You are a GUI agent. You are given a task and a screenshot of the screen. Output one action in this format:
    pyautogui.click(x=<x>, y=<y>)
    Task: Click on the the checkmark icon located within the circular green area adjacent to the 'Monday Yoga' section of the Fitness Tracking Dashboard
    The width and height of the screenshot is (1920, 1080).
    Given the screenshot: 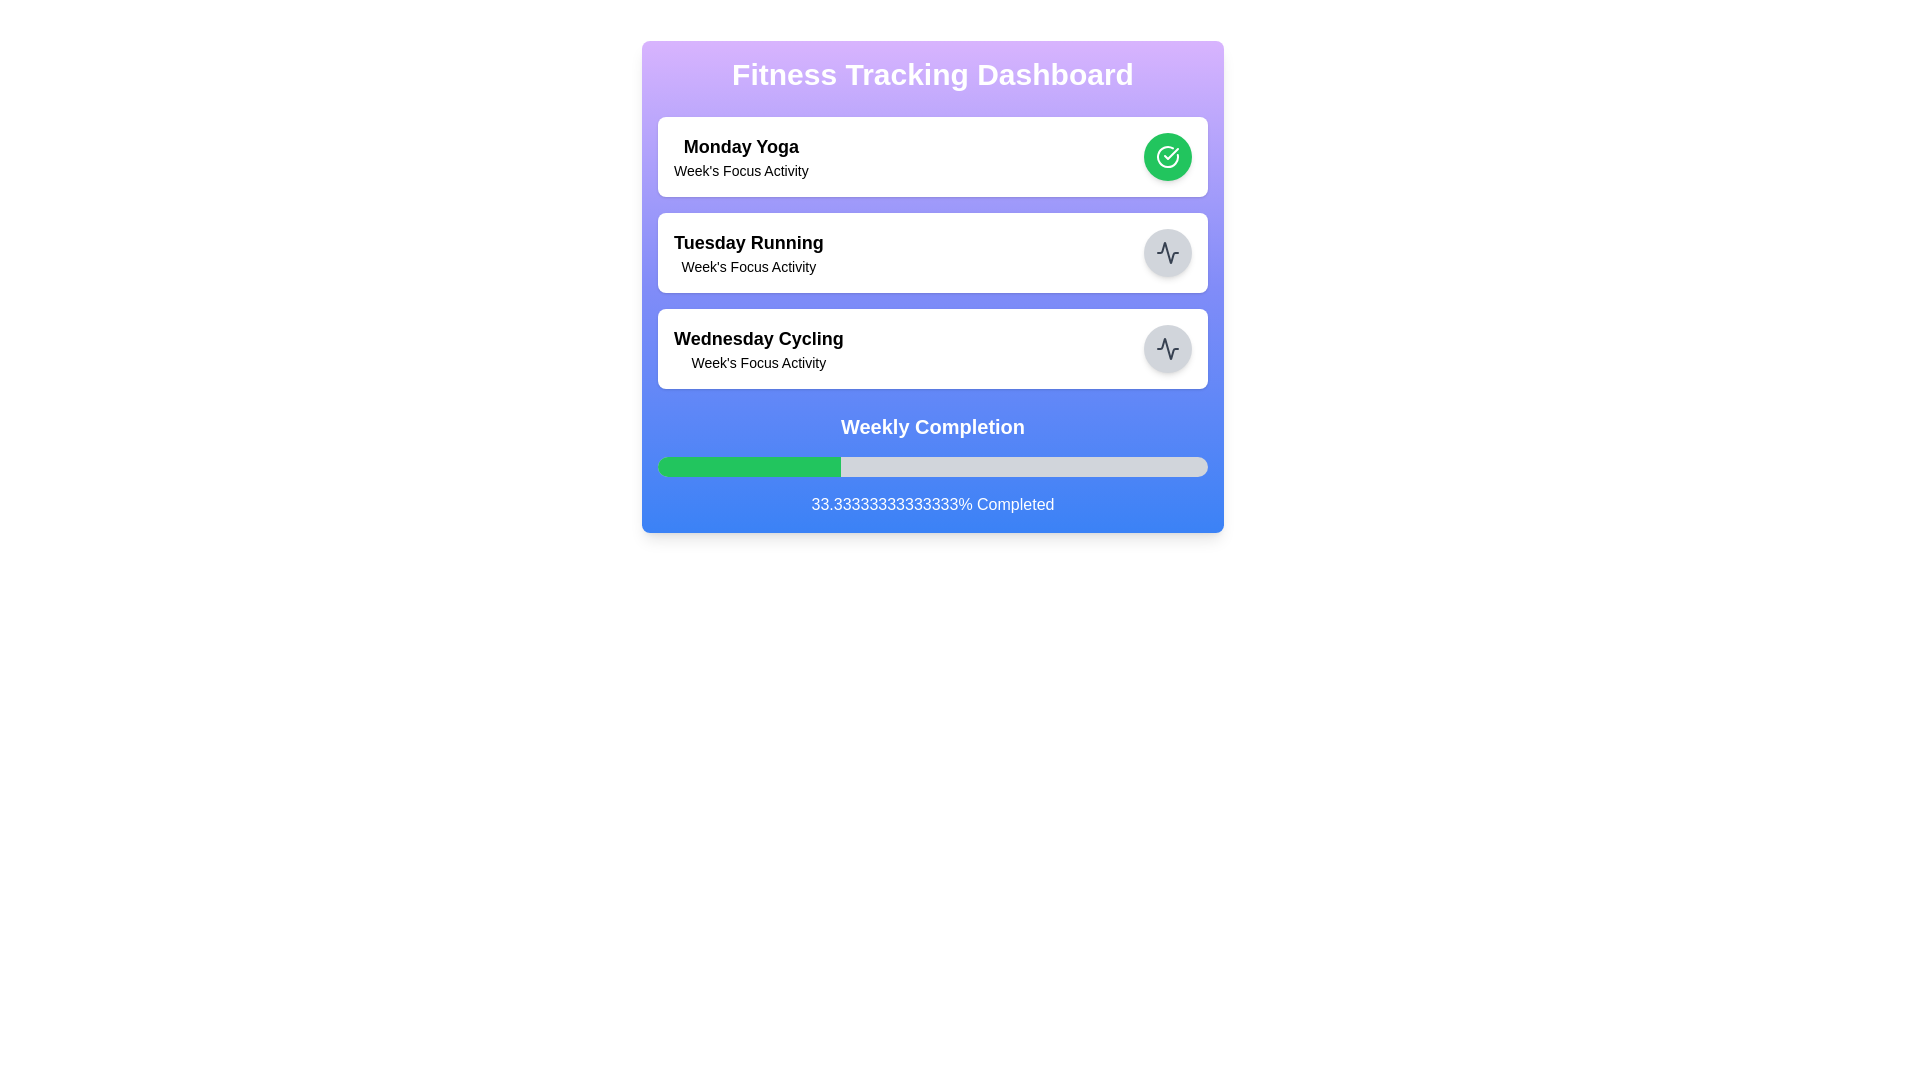 What is the action you would take?
    pyautogui.click(x=1171, y=153)
    